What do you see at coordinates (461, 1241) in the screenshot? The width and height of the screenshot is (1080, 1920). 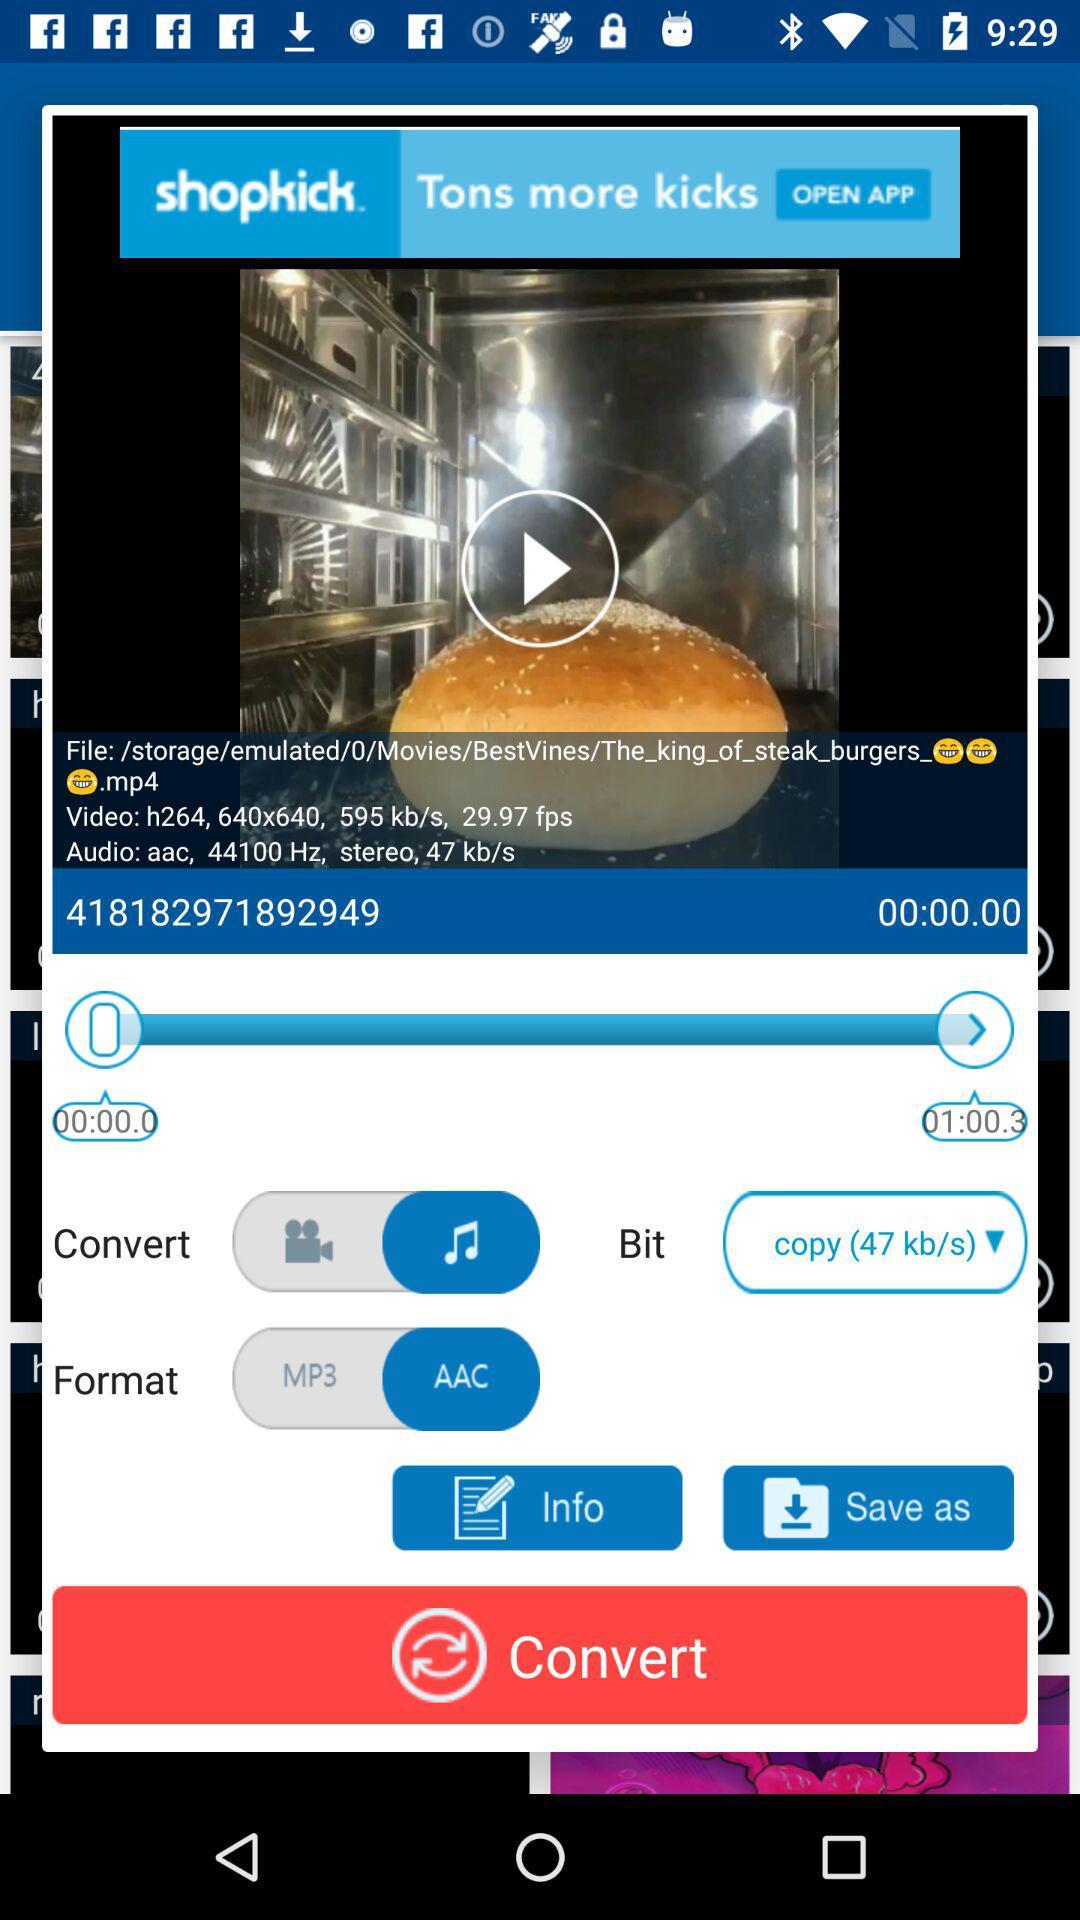 I see `click music` at bounding box center [461, 1241].